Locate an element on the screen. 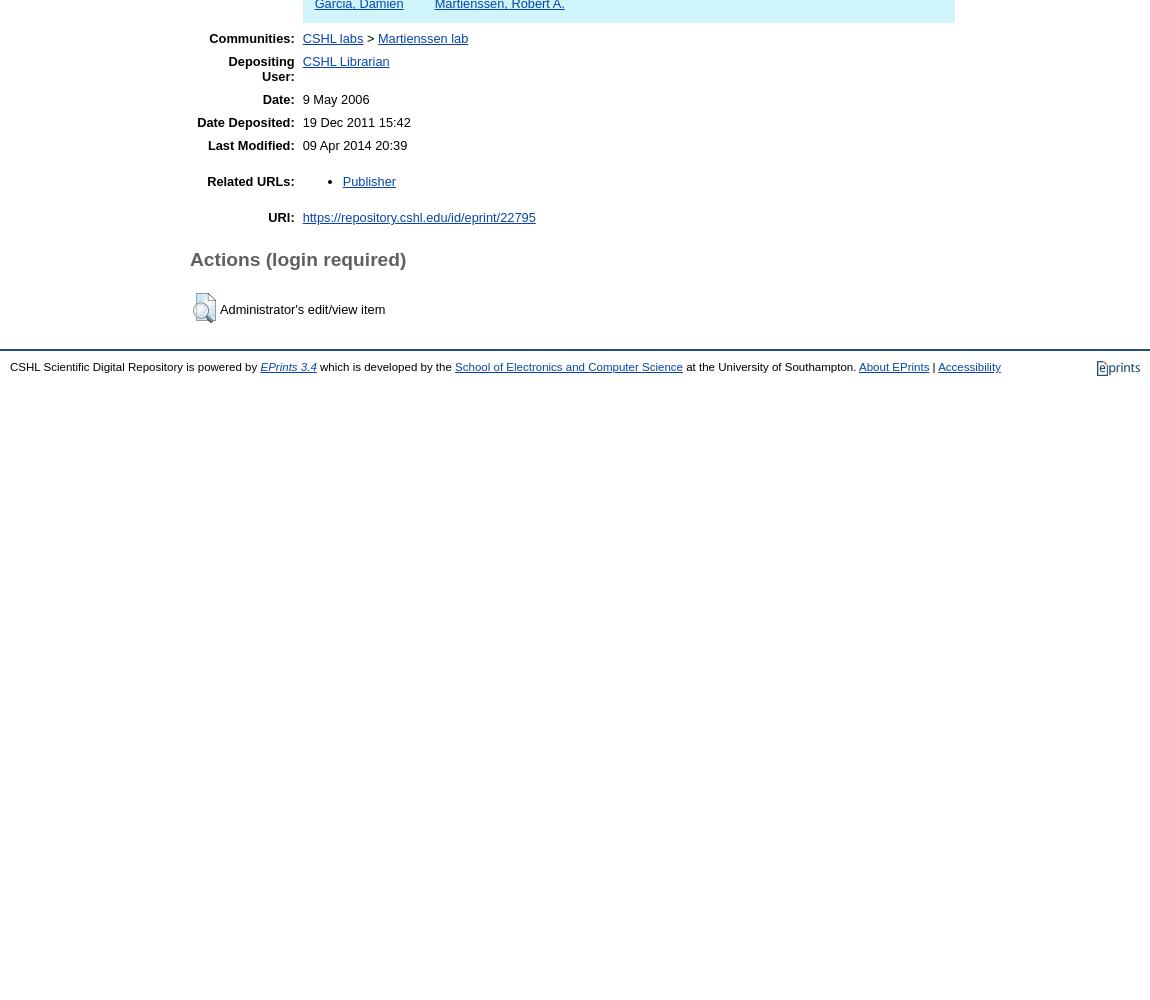  'Date:' is located at coordinates (260, 98).